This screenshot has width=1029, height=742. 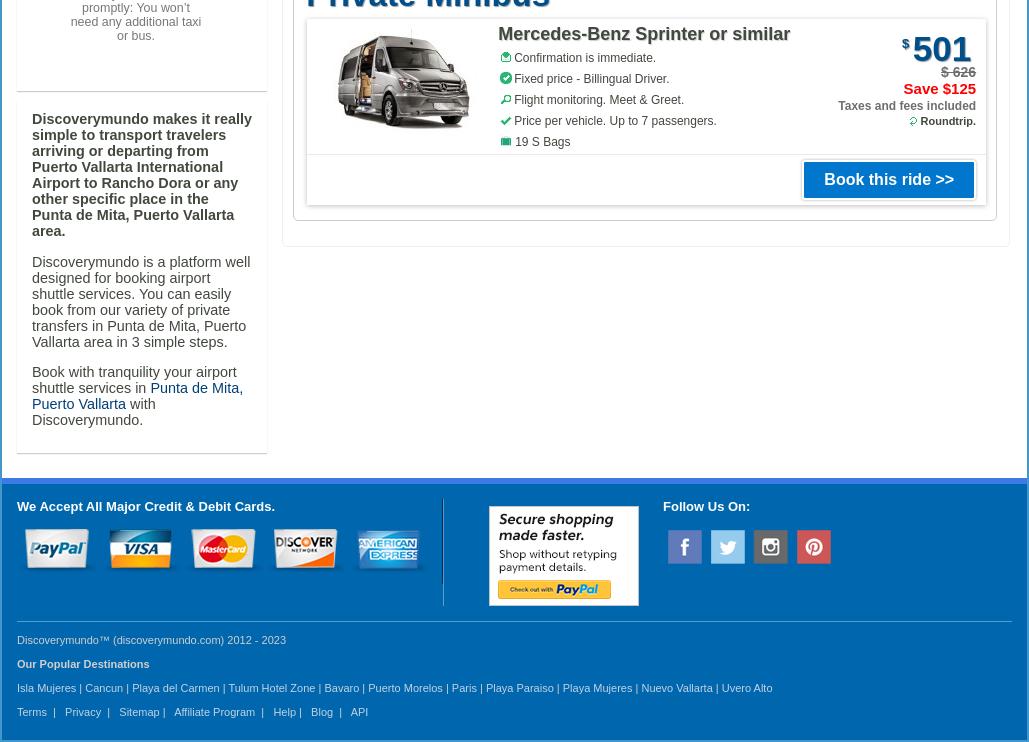 What do you see at coordinates (662, 505) in the screenshot?
I see `'Follow Us On:'` at bounding box center [662, 505].